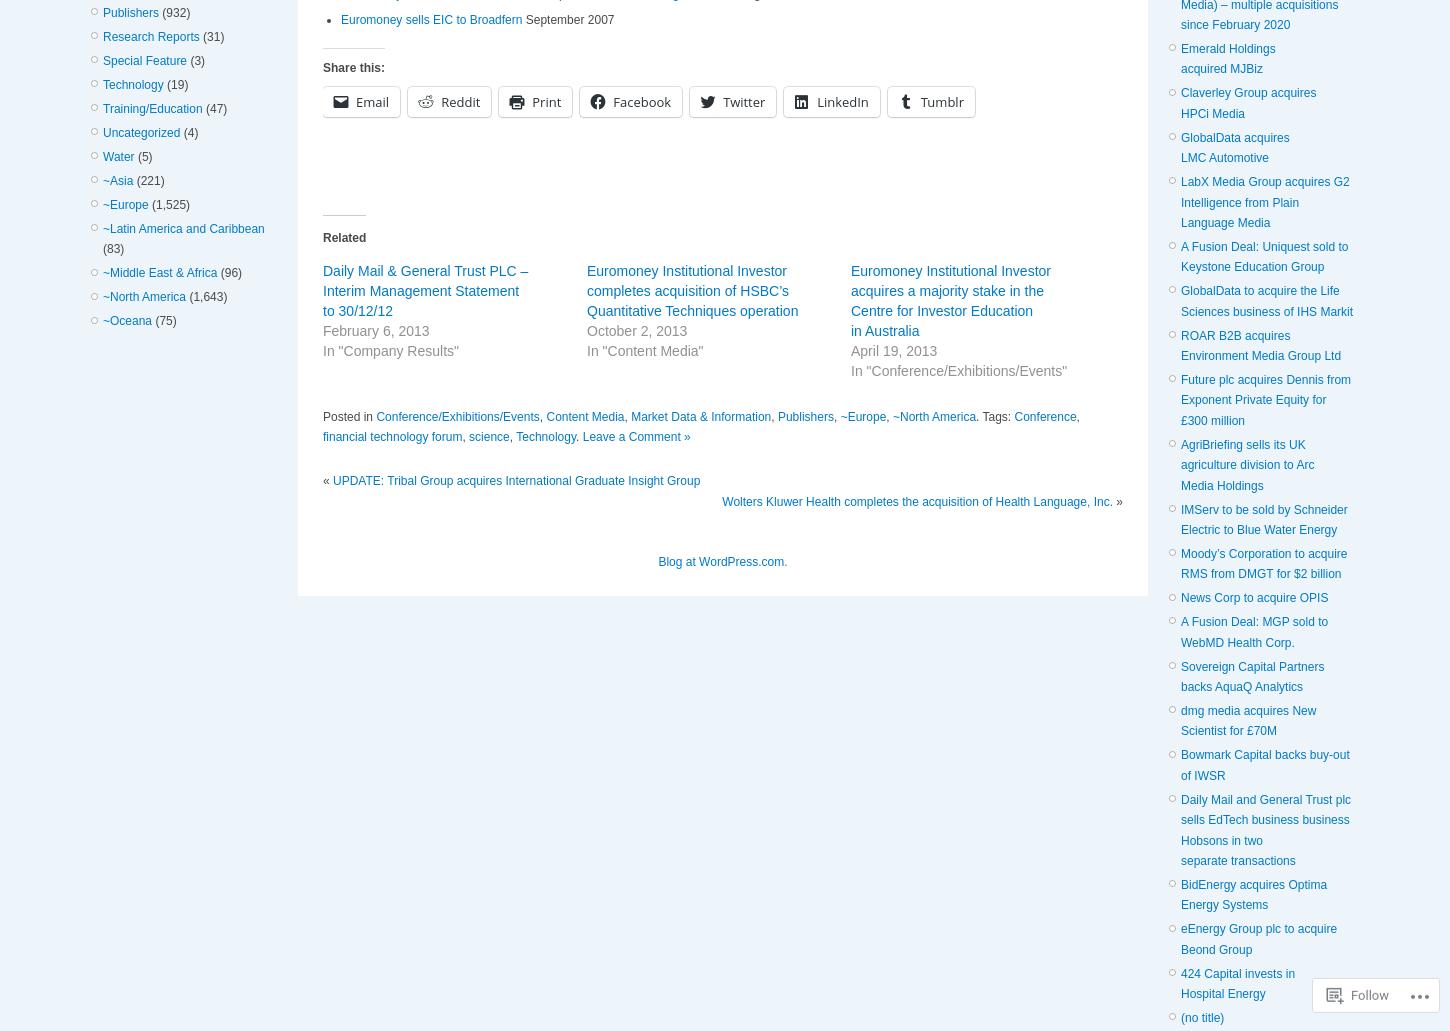  I want to click on 'Bowmark Capital backs buy-out of IWSR', so click(1264, 764).